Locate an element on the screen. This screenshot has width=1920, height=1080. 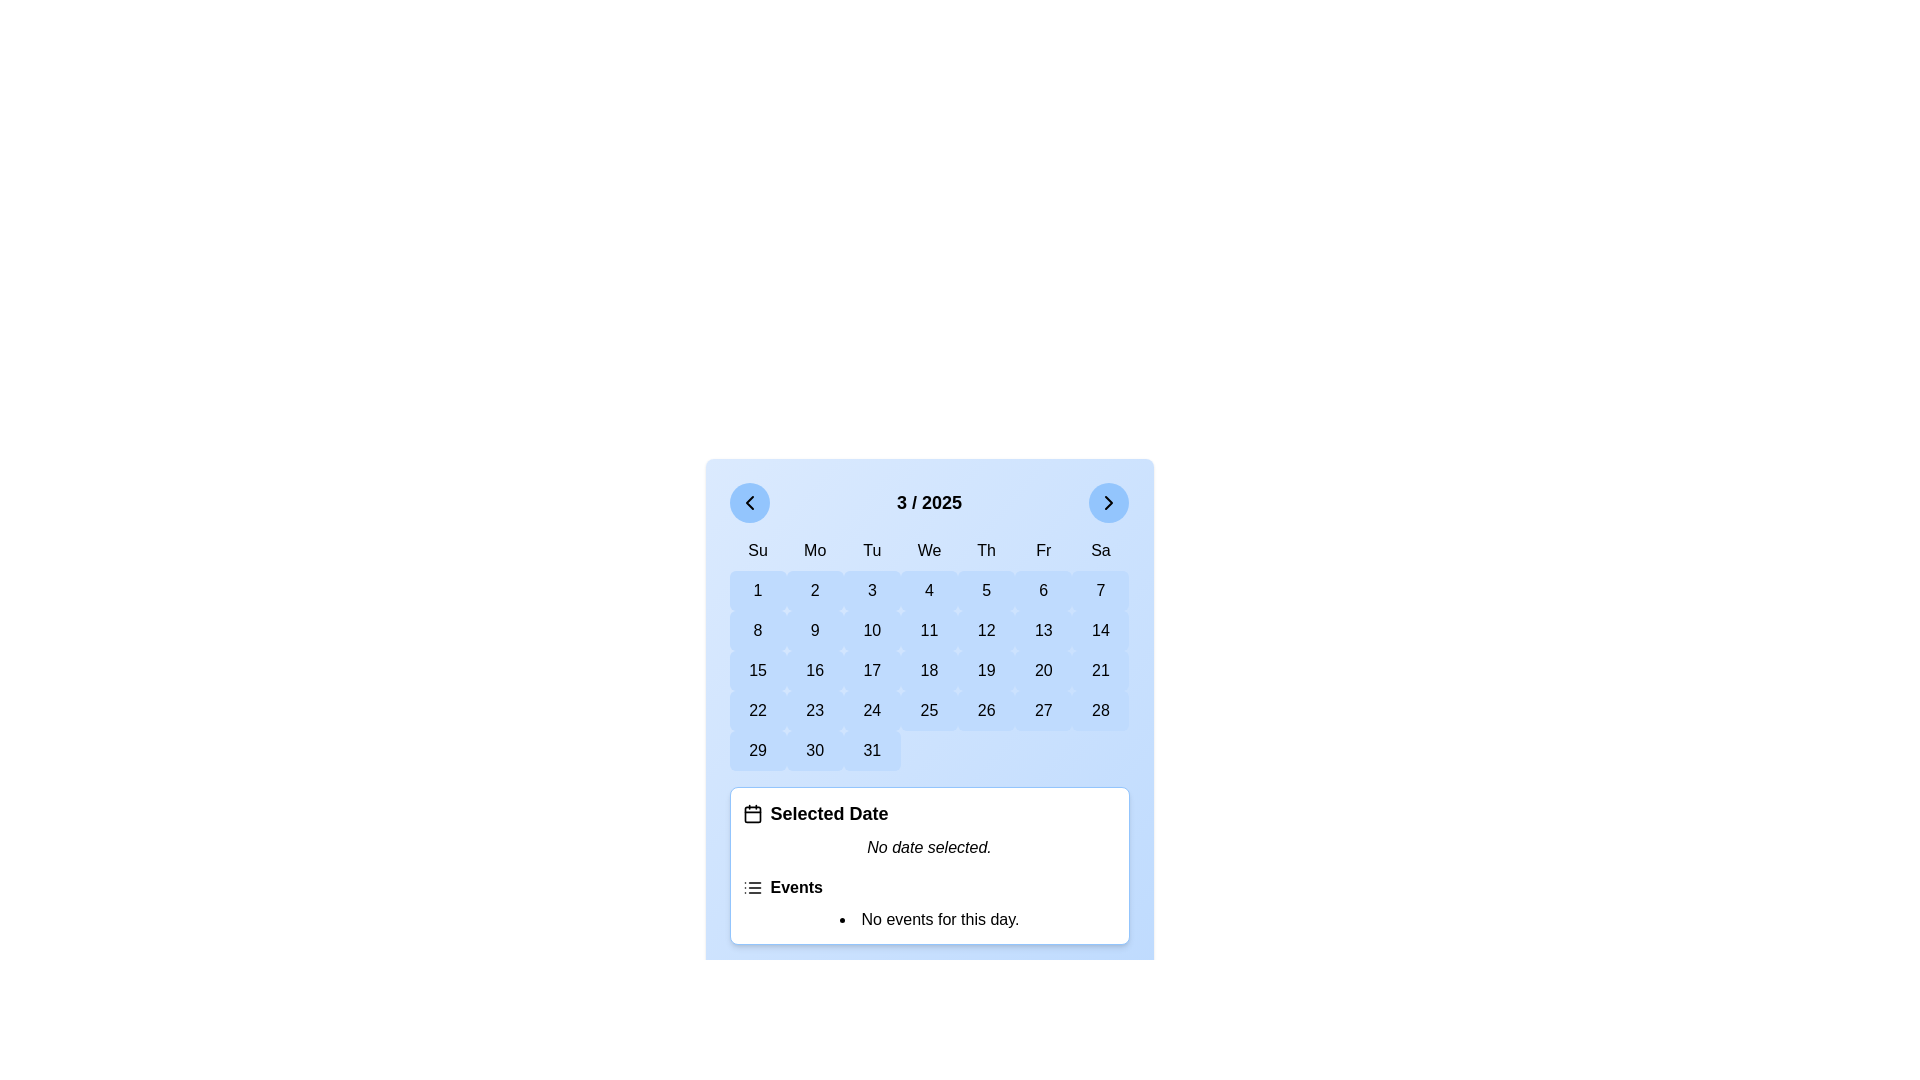
the bold text label representing Thursday (Th) in the calendar header, which is the fifth item among the weekday abbreviations is located at coordinates (986, 551).